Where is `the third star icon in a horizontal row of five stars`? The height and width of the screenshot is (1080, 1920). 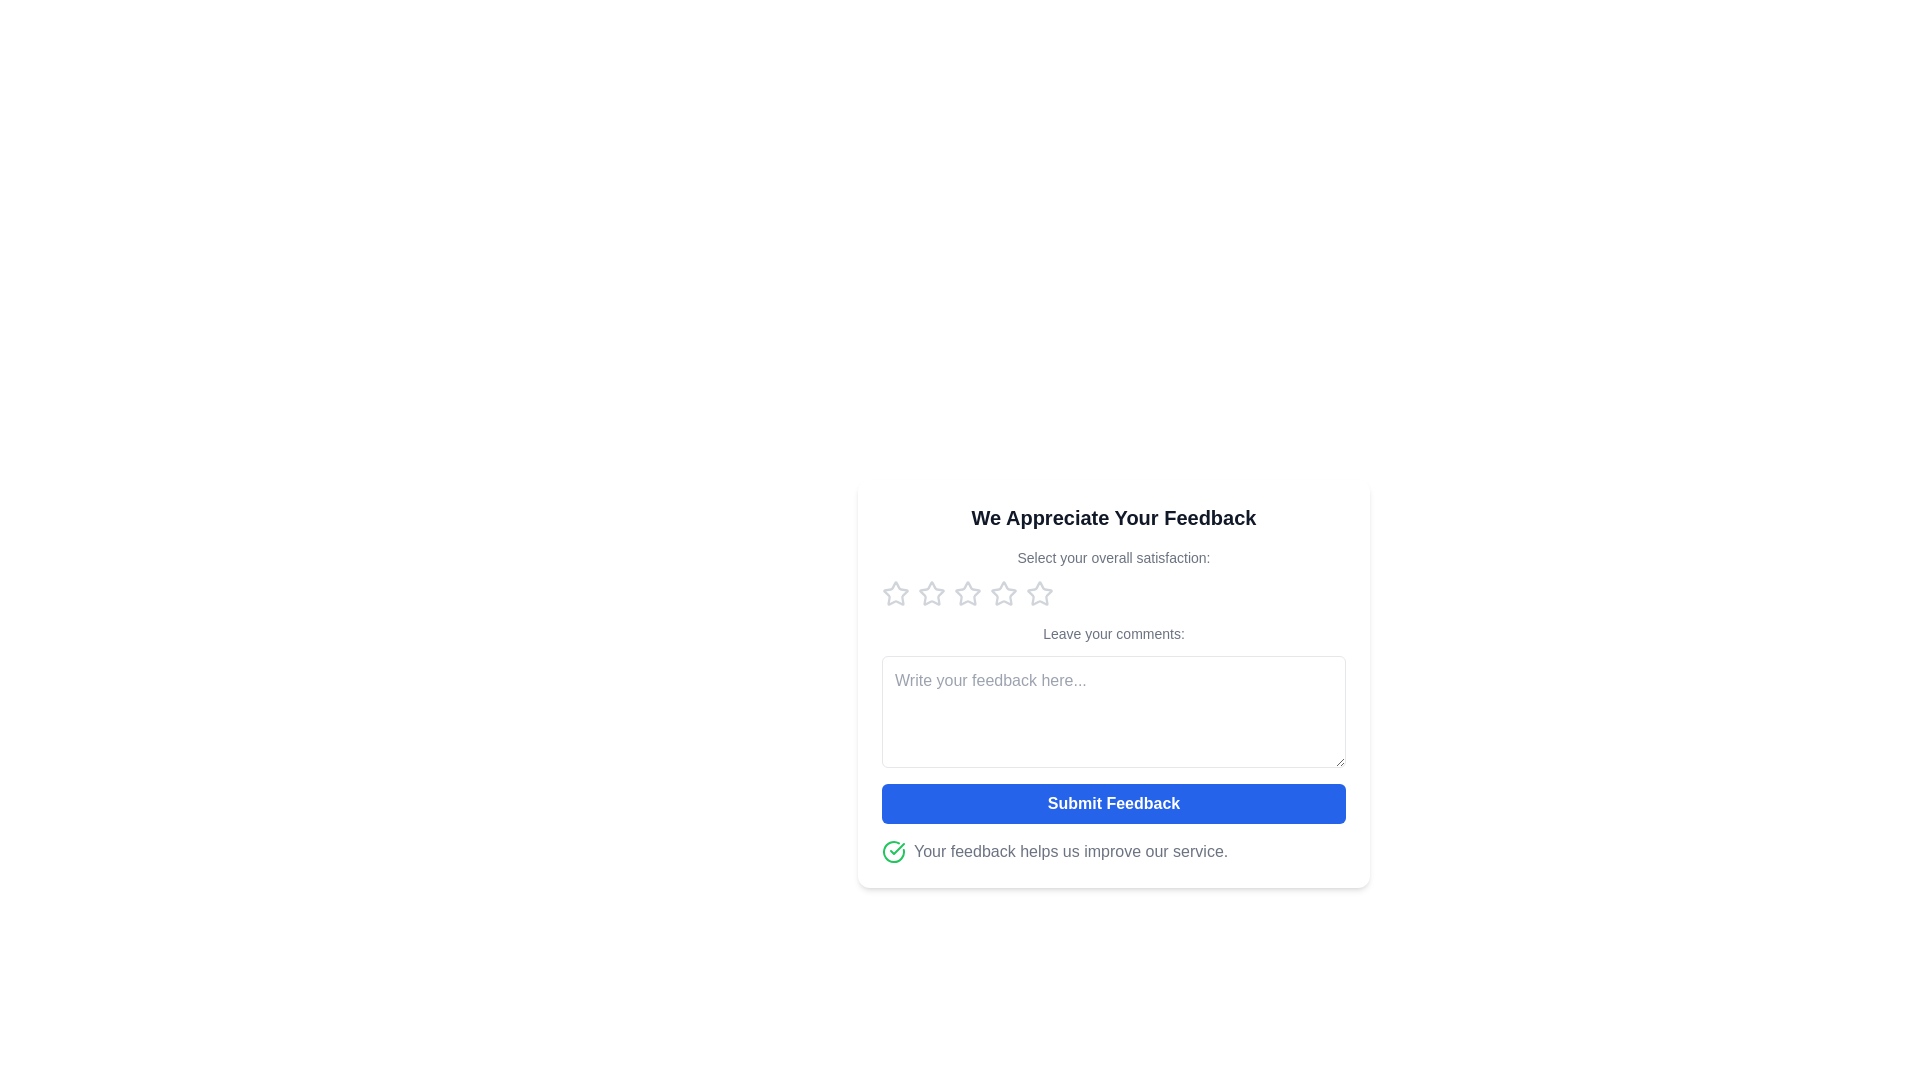
the third star icon in a horizontal row of five stars is located at coordinates (1040, 592).